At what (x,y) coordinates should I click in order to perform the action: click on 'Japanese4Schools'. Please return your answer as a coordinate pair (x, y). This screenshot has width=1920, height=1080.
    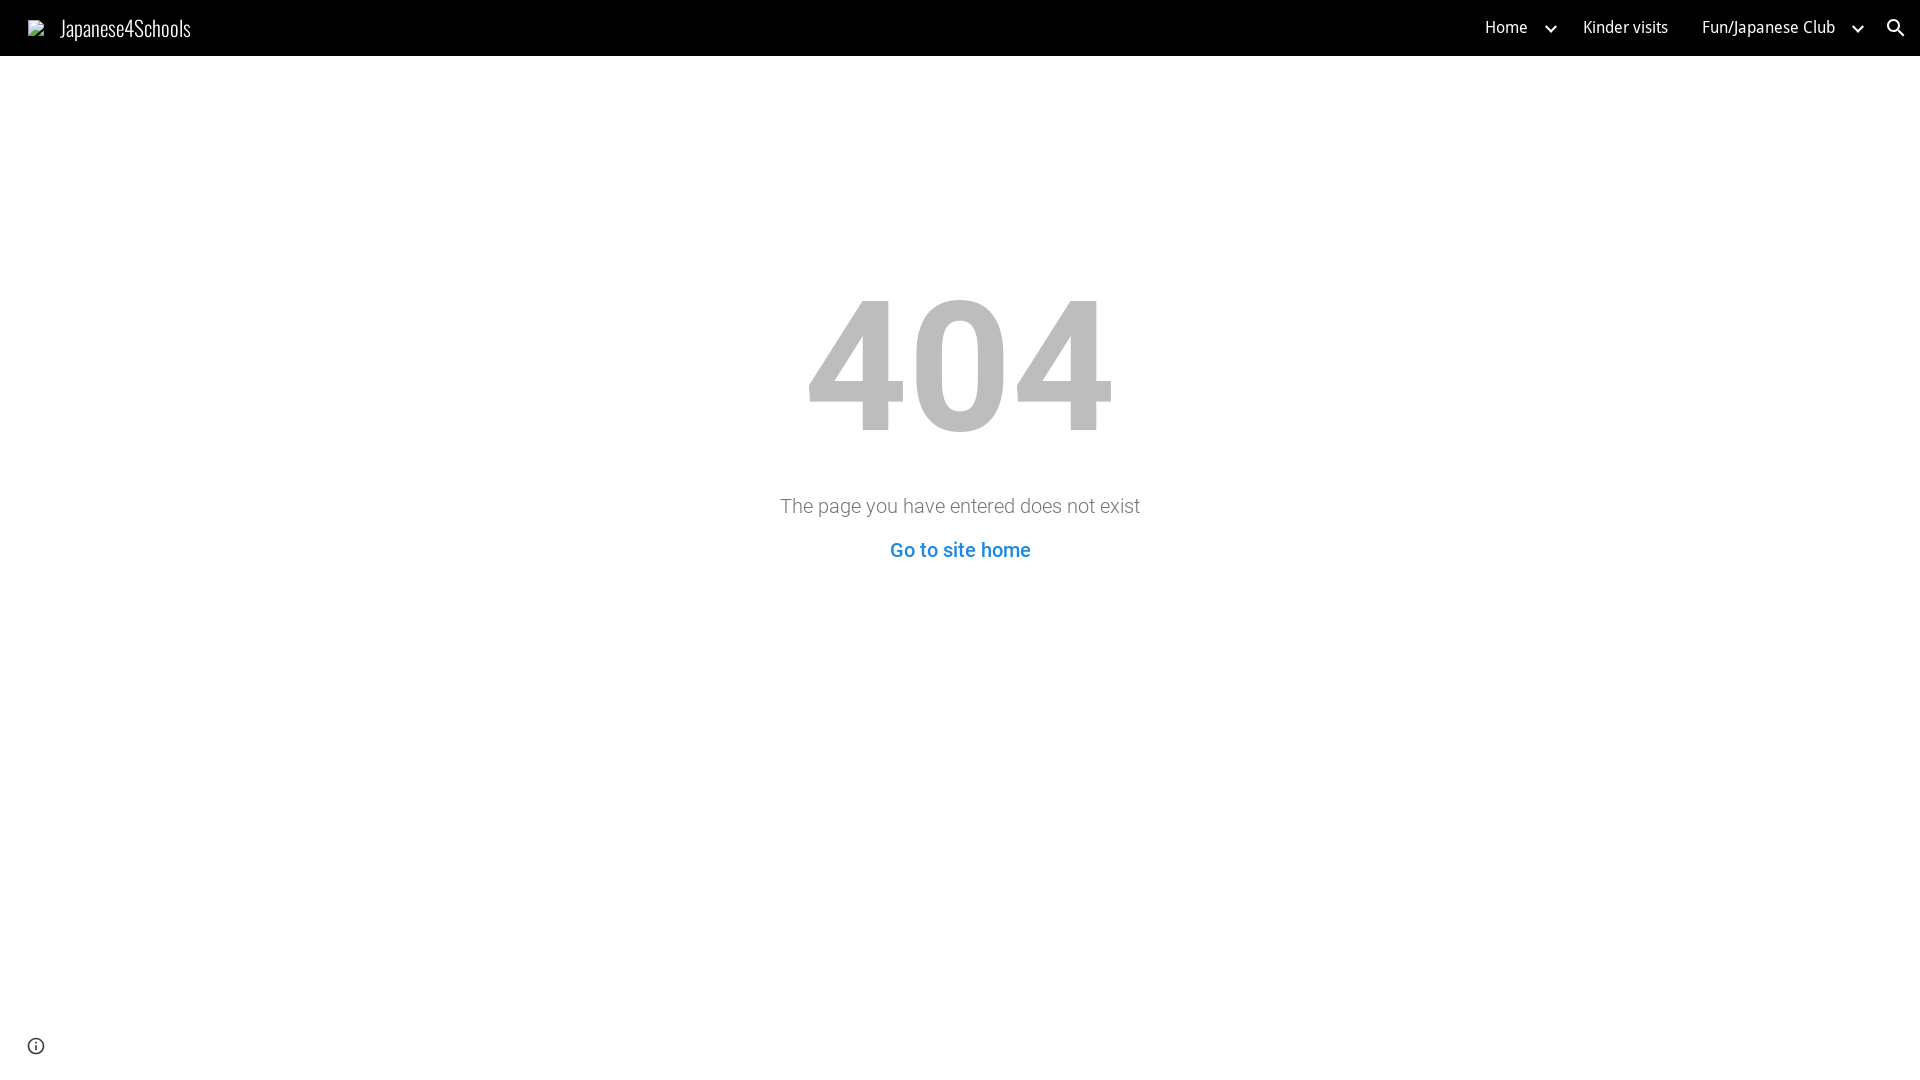
    Looking at the image, I should click on (108, 24).